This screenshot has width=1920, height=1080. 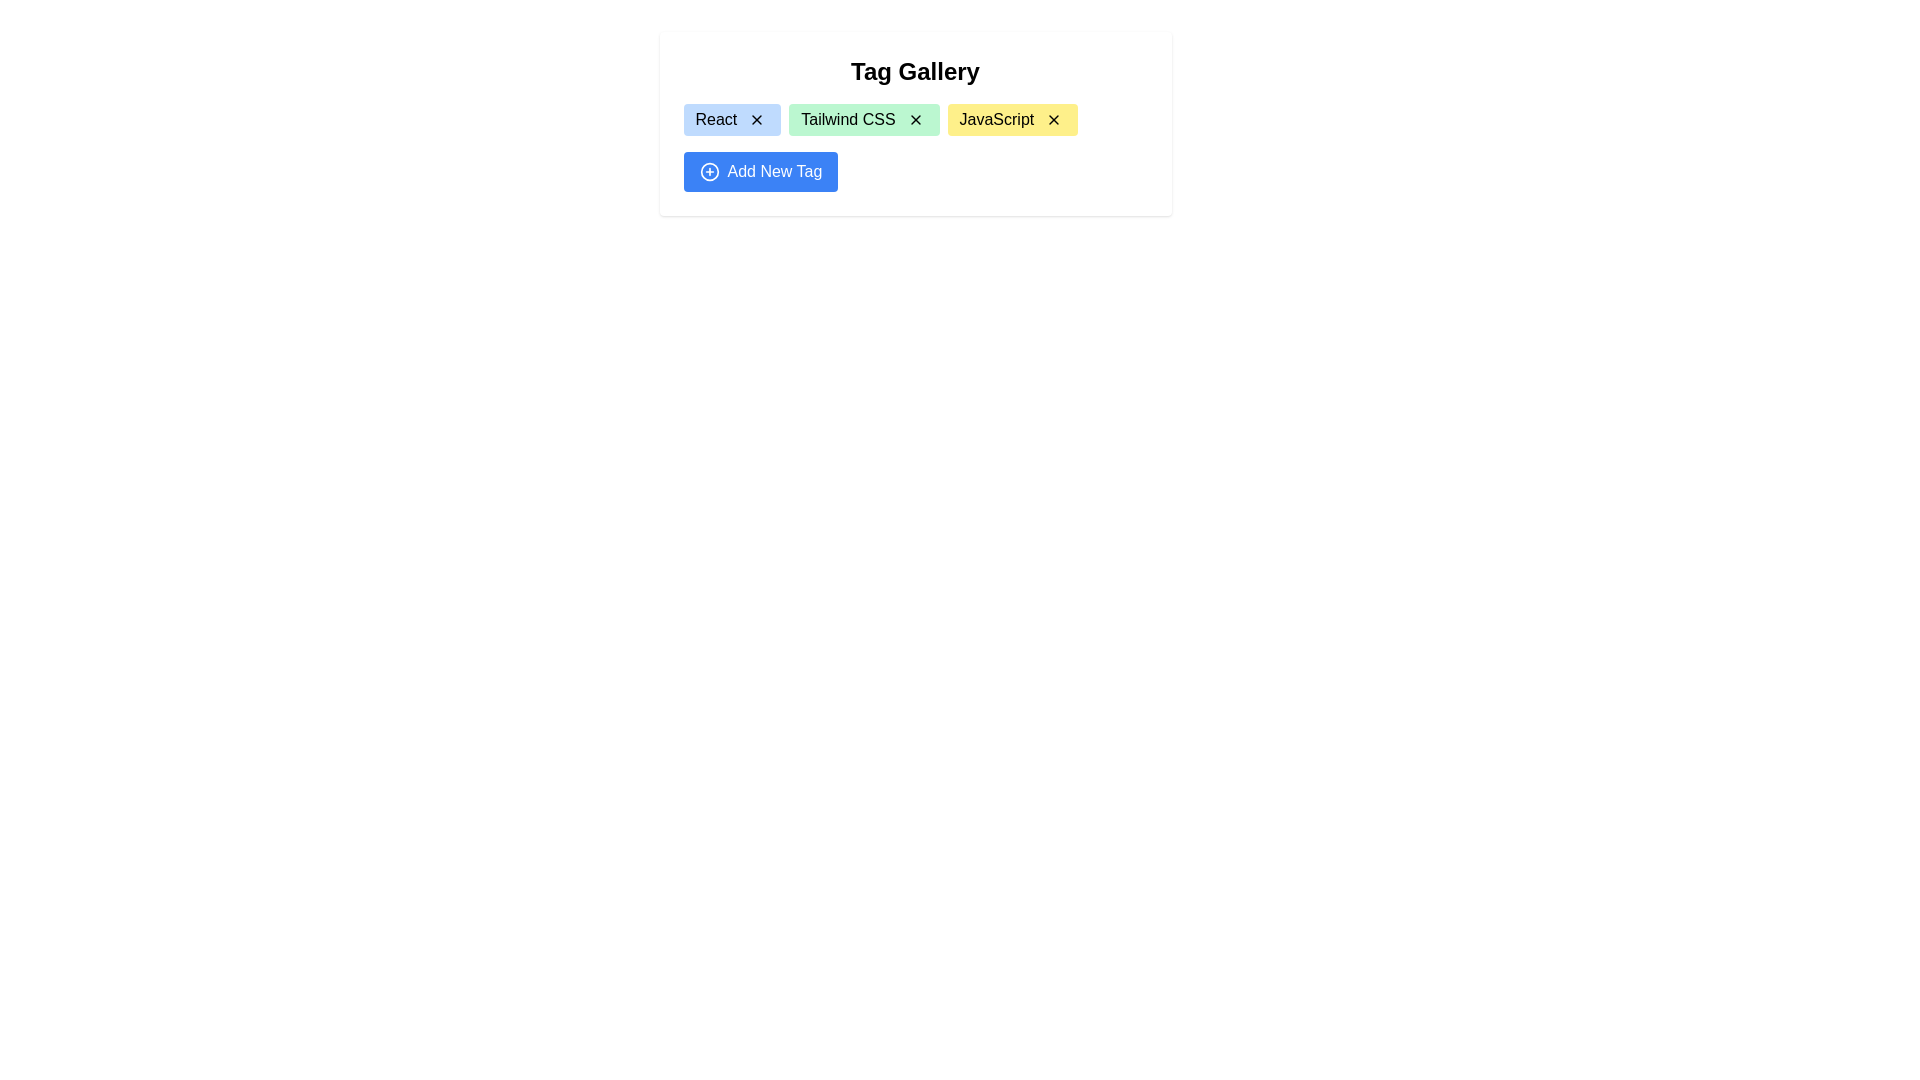 What do you see at coordinates (759, 171) in the screenshot?
I see `the button located at the bottom of the 'Tag Gallery' section to witness the hover effect, which allows users to add new tags` at bounding box center [759, 171].